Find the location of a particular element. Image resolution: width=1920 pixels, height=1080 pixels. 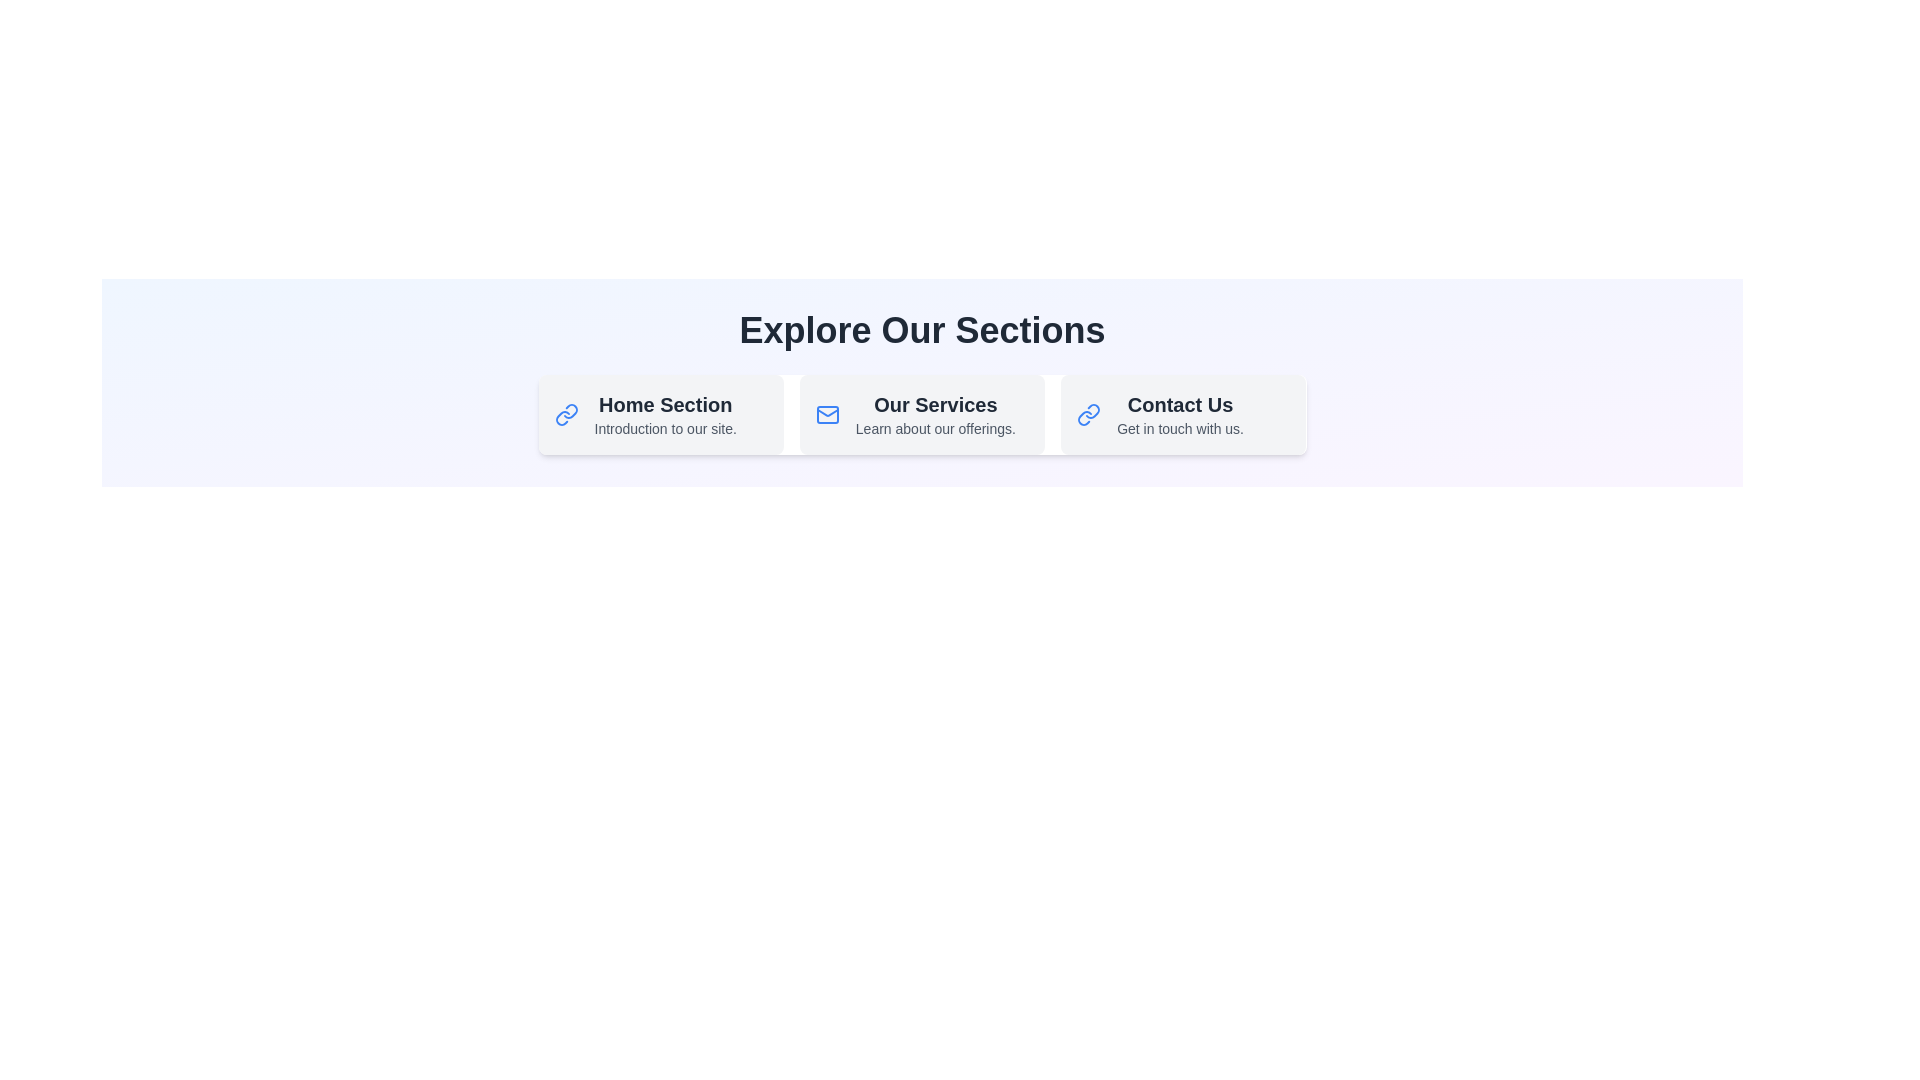

the icon located at the beginning of the 'Home Section' card, to the left of the 'Home Section' text in the 'Explore Our Sections' interface is located at coordinates (565, 414).